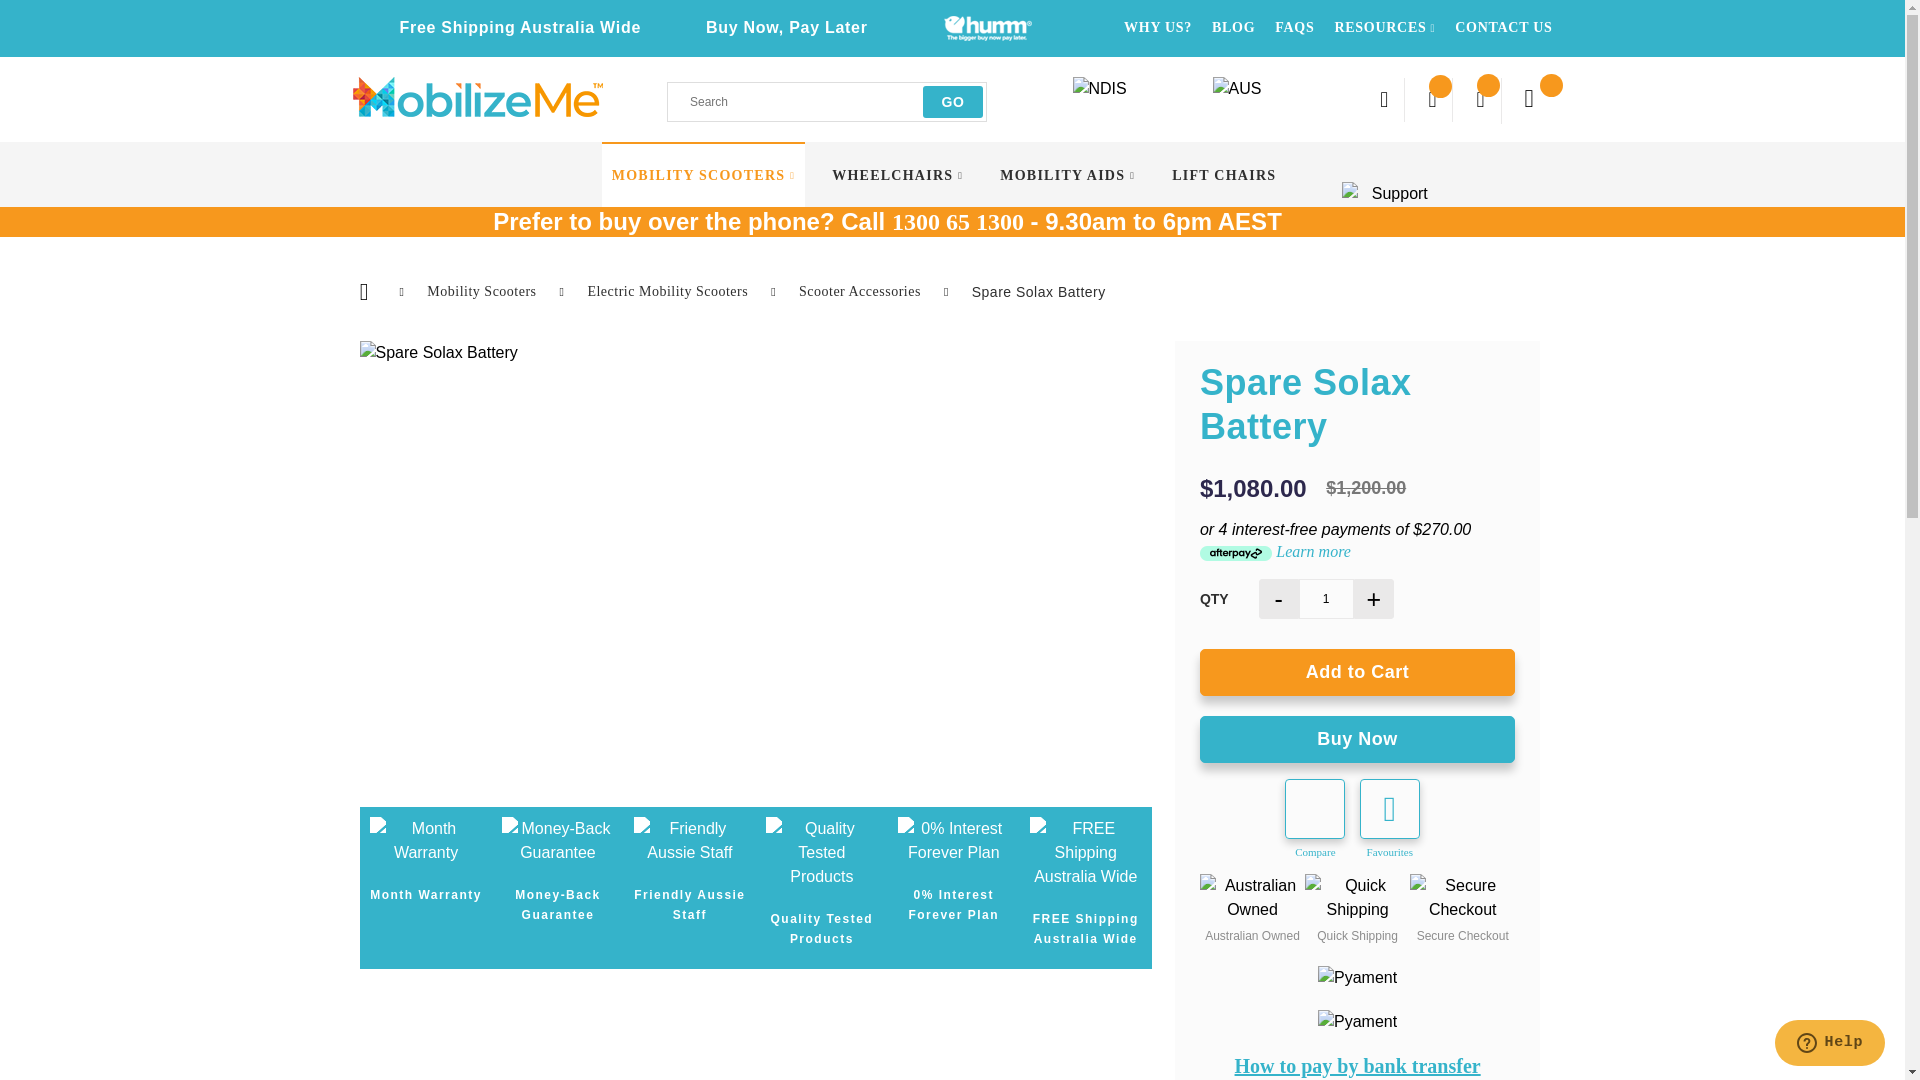 Image resolution: width=1920 pixels, height=1080 pixels. Describe the element at coordinates (502, 840) in the screenshot. I see `'Money-Back Guarantee'` at that location.